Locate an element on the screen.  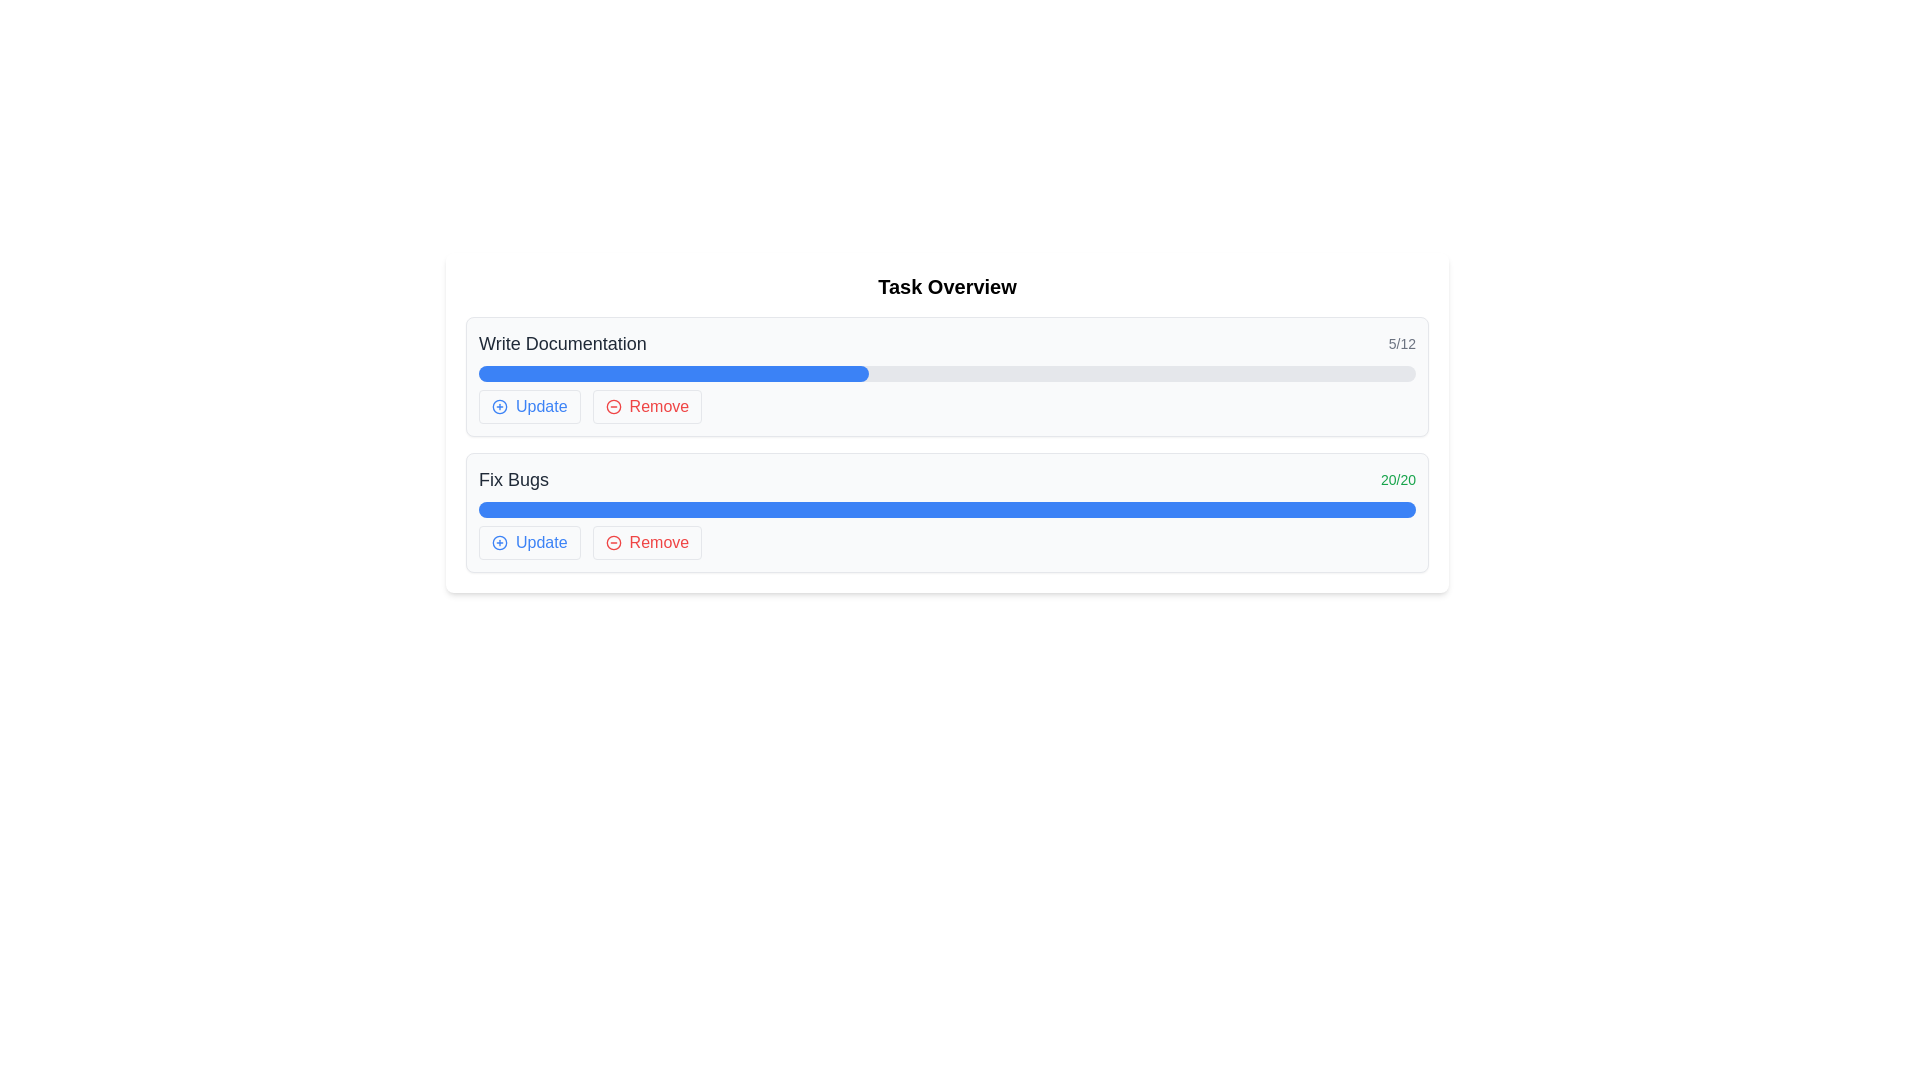
the 'Remove' button in the Button group located near the bottom of the 'Write Documentation' task card is located at coordinates (946, 406).